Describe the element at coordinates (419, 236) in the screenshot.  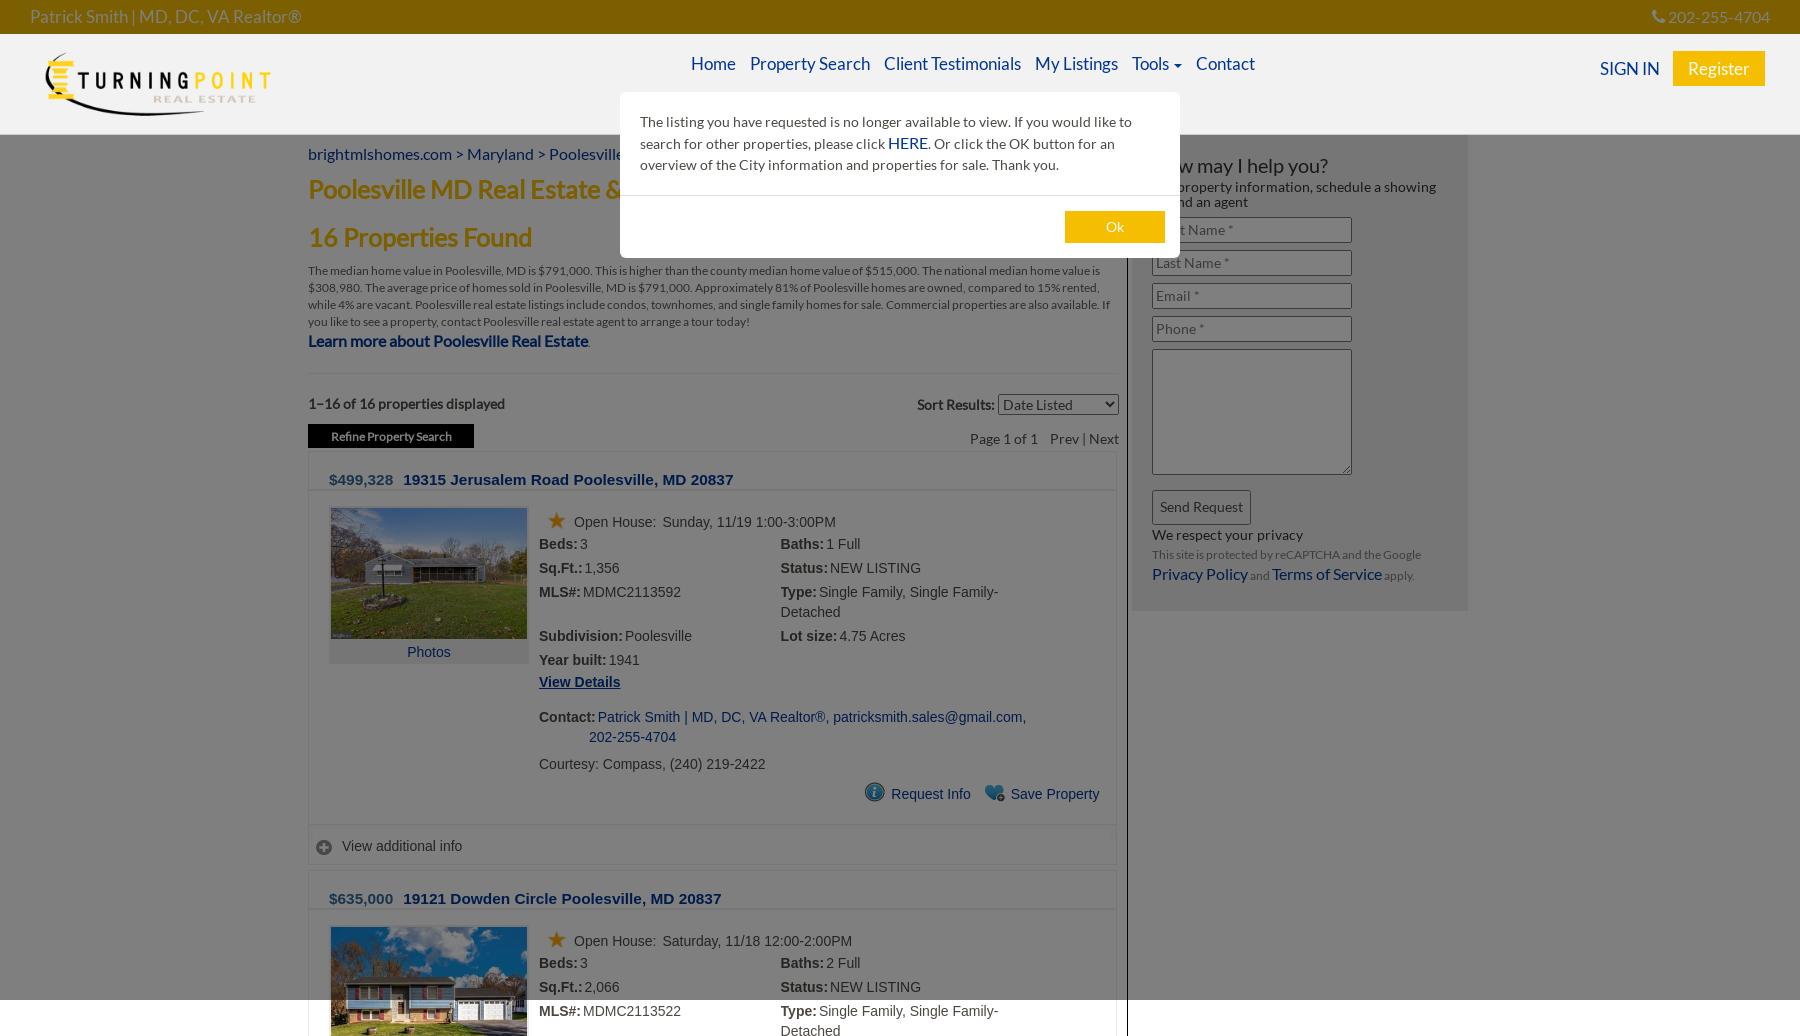
I see `'16 Properties Found'` at that location.